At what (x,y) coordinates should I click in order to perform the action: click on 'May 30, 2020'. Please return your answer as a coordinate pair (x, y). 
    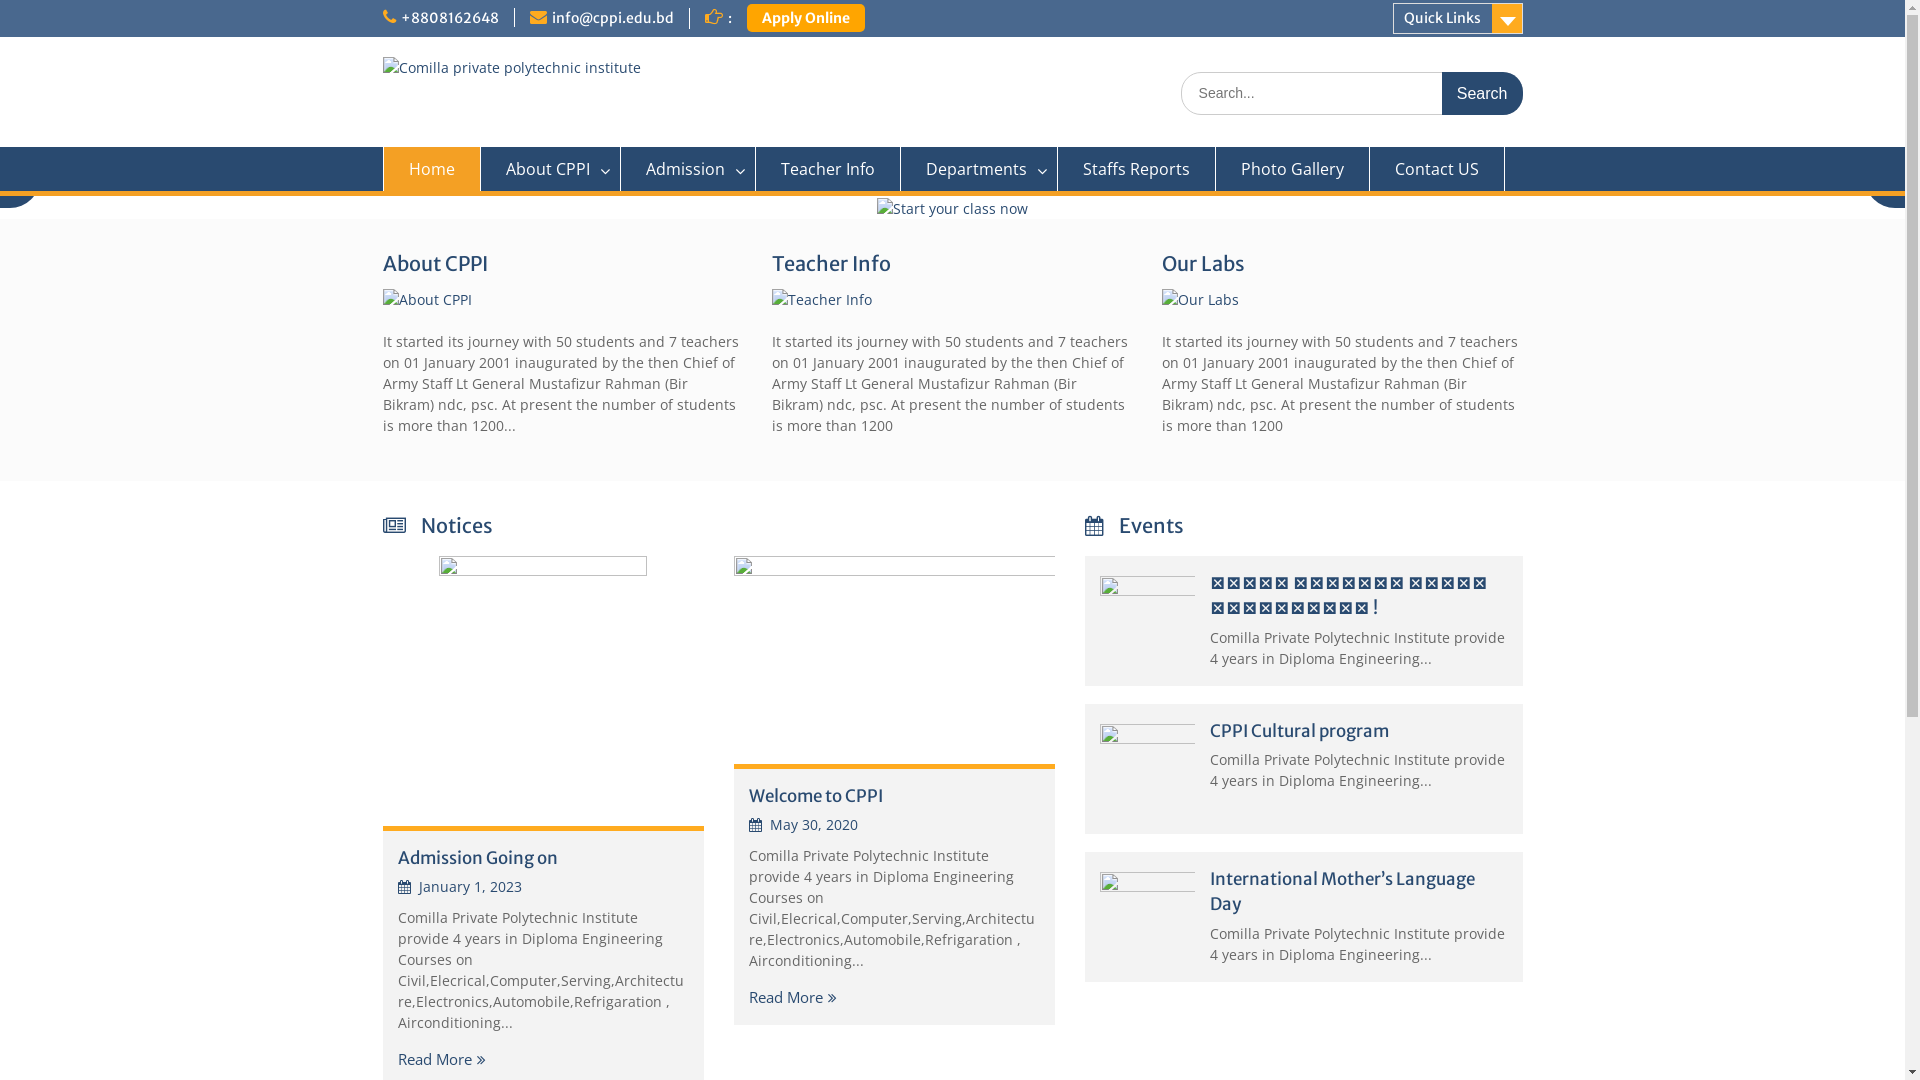
    Looking at the image, I should click on (802, 824).